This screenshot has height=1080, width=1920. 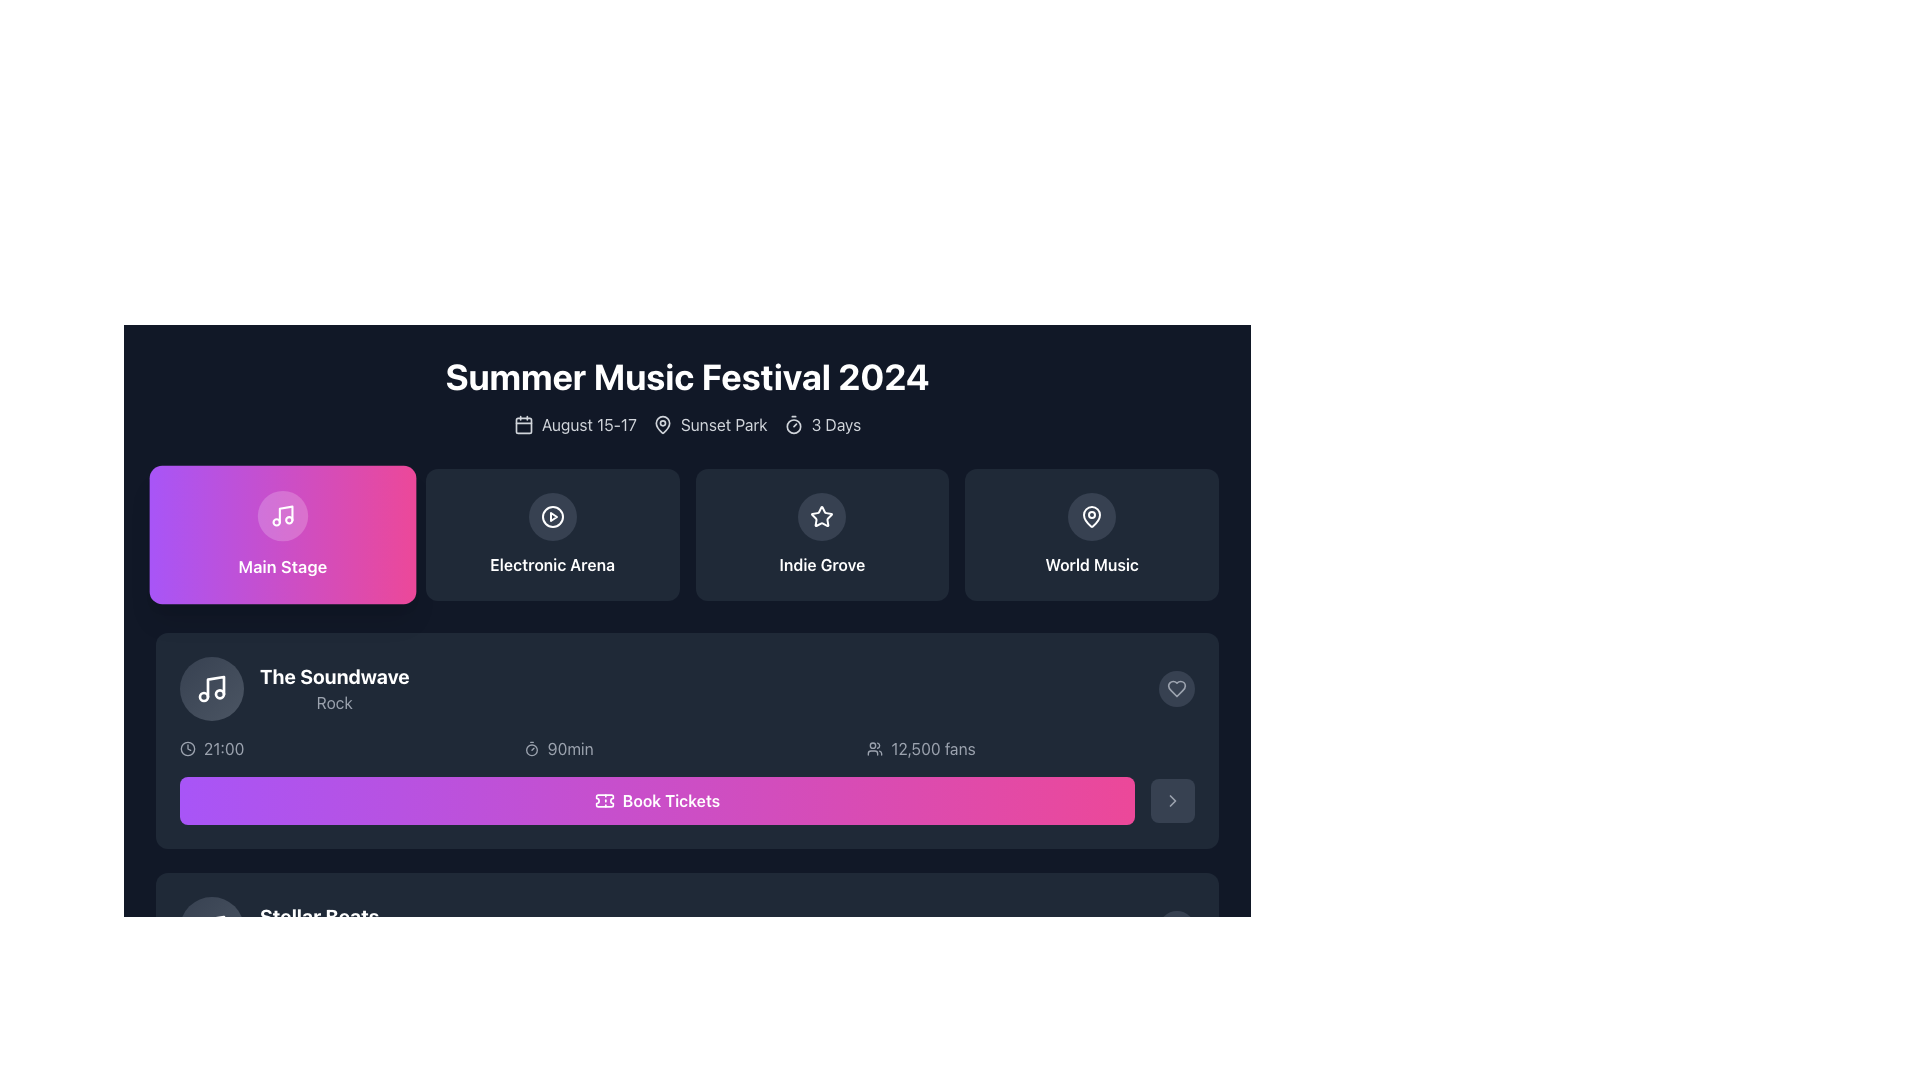 I want to click on the horizontally elongated rectangular button labeled 'Book Tickets' with a gradient background transitioning from purple to pink to initiate the ticket booking process, so click(x=687, y=1040).